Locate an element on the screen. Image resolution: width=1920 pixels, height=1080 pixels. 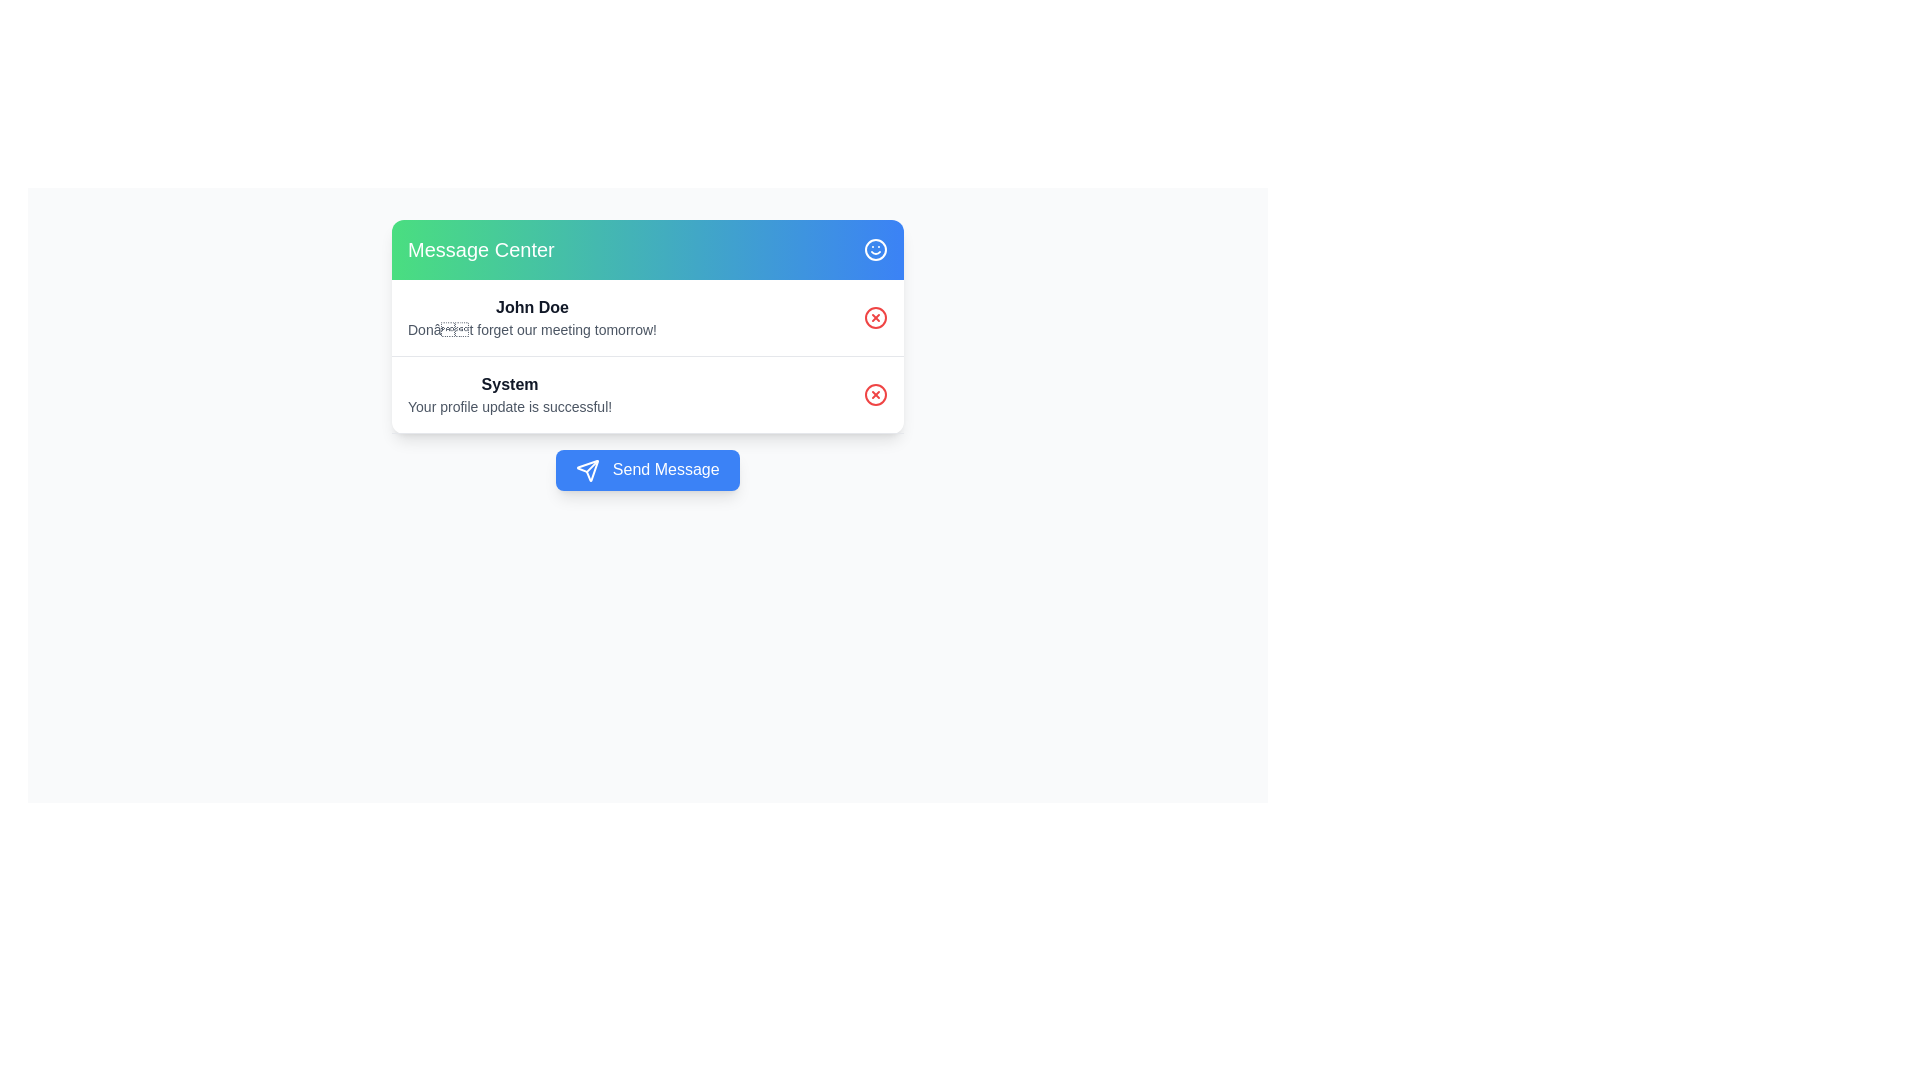
the text label displaying 'Your profile update is successful!', which is located below the 'System' heading in the notification message card is located at coordinates (510, 406).